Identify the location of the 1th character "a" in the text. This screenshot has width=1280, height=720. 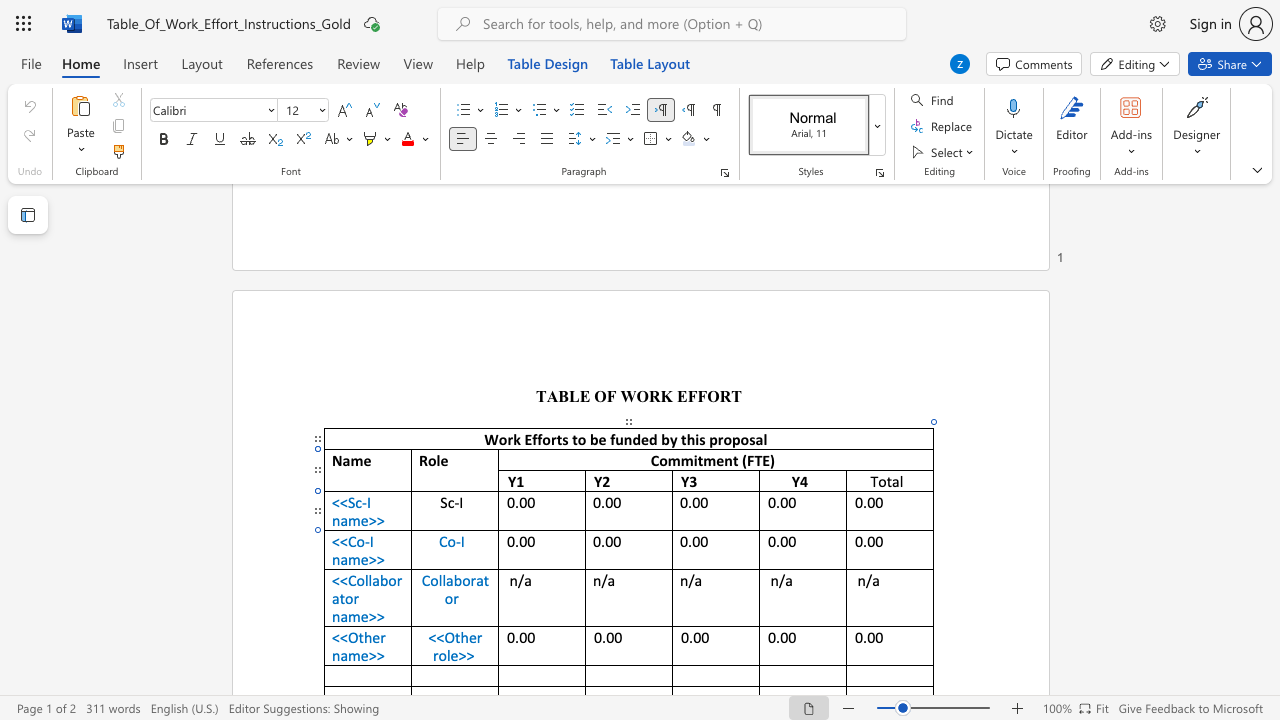
(344, 559).